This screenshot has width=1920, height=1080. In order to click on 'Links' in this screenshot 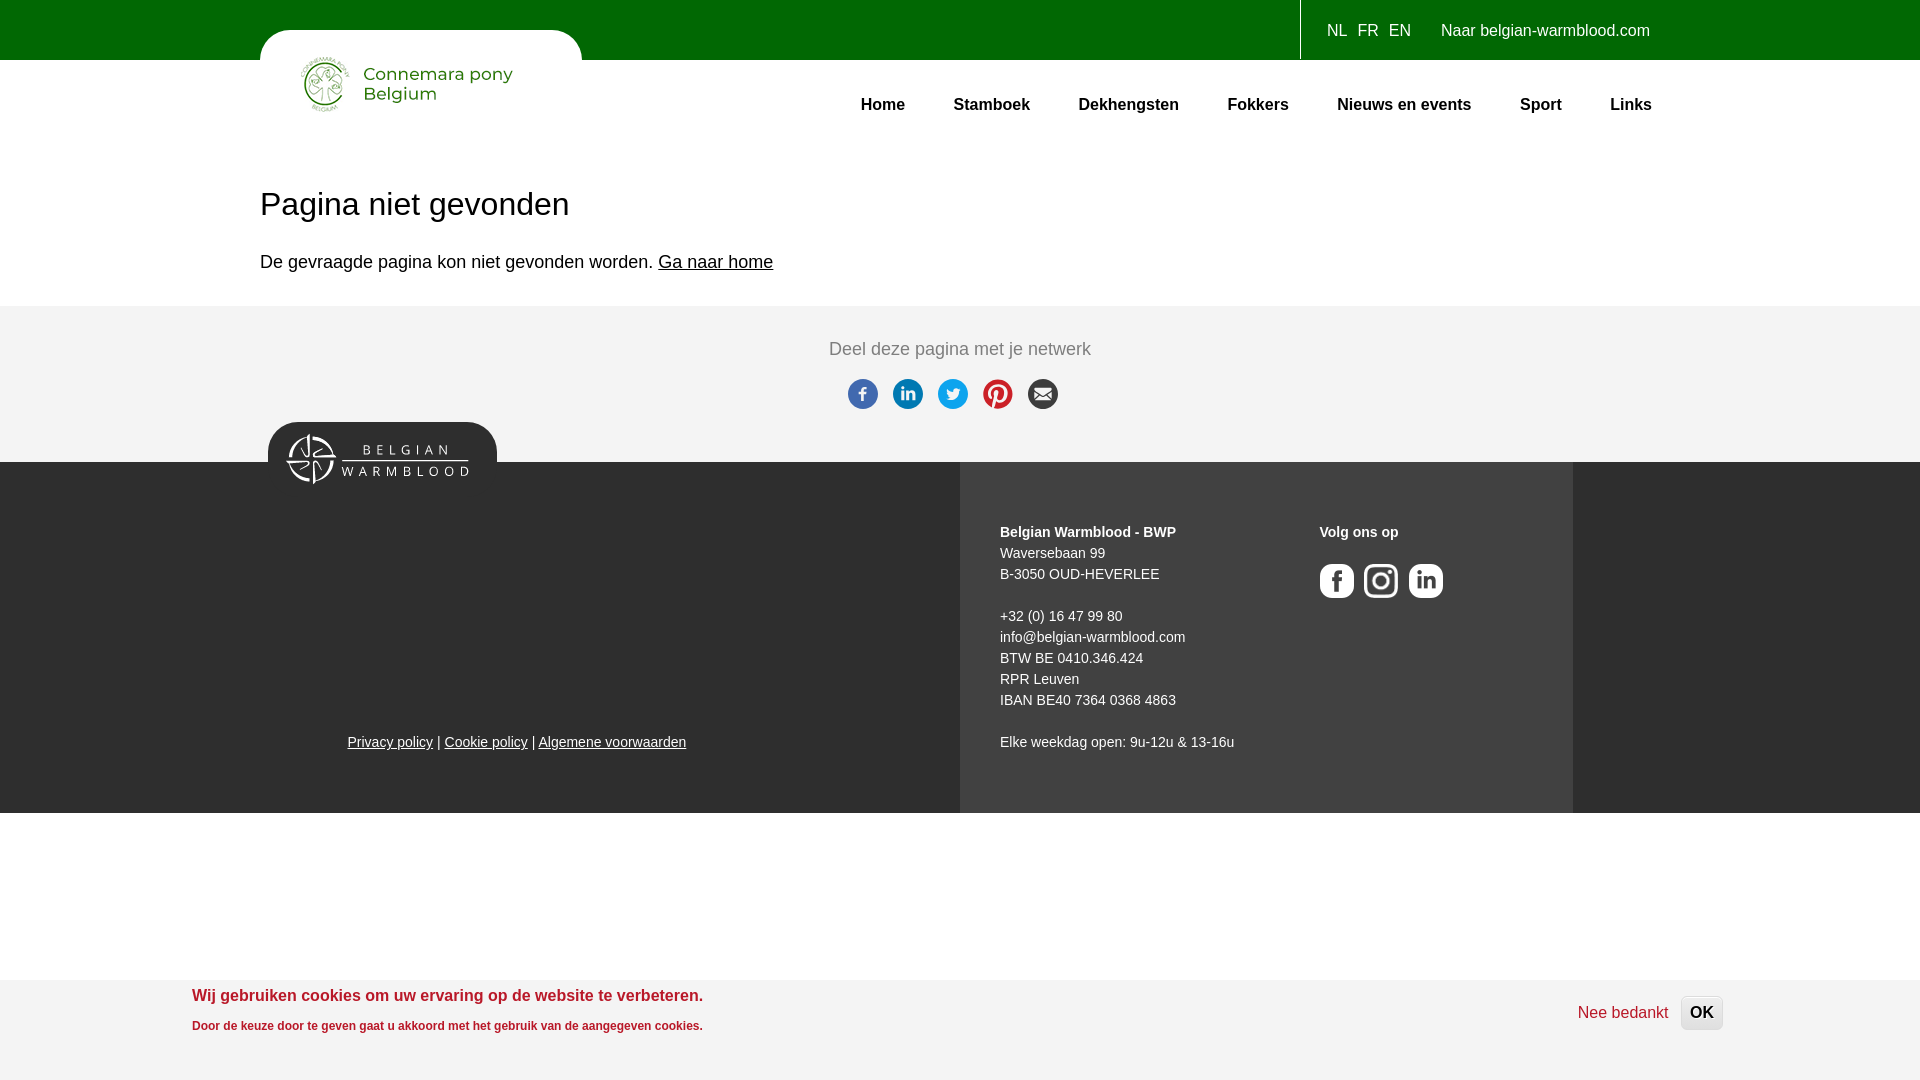, I will do `click(1602, 104)`.